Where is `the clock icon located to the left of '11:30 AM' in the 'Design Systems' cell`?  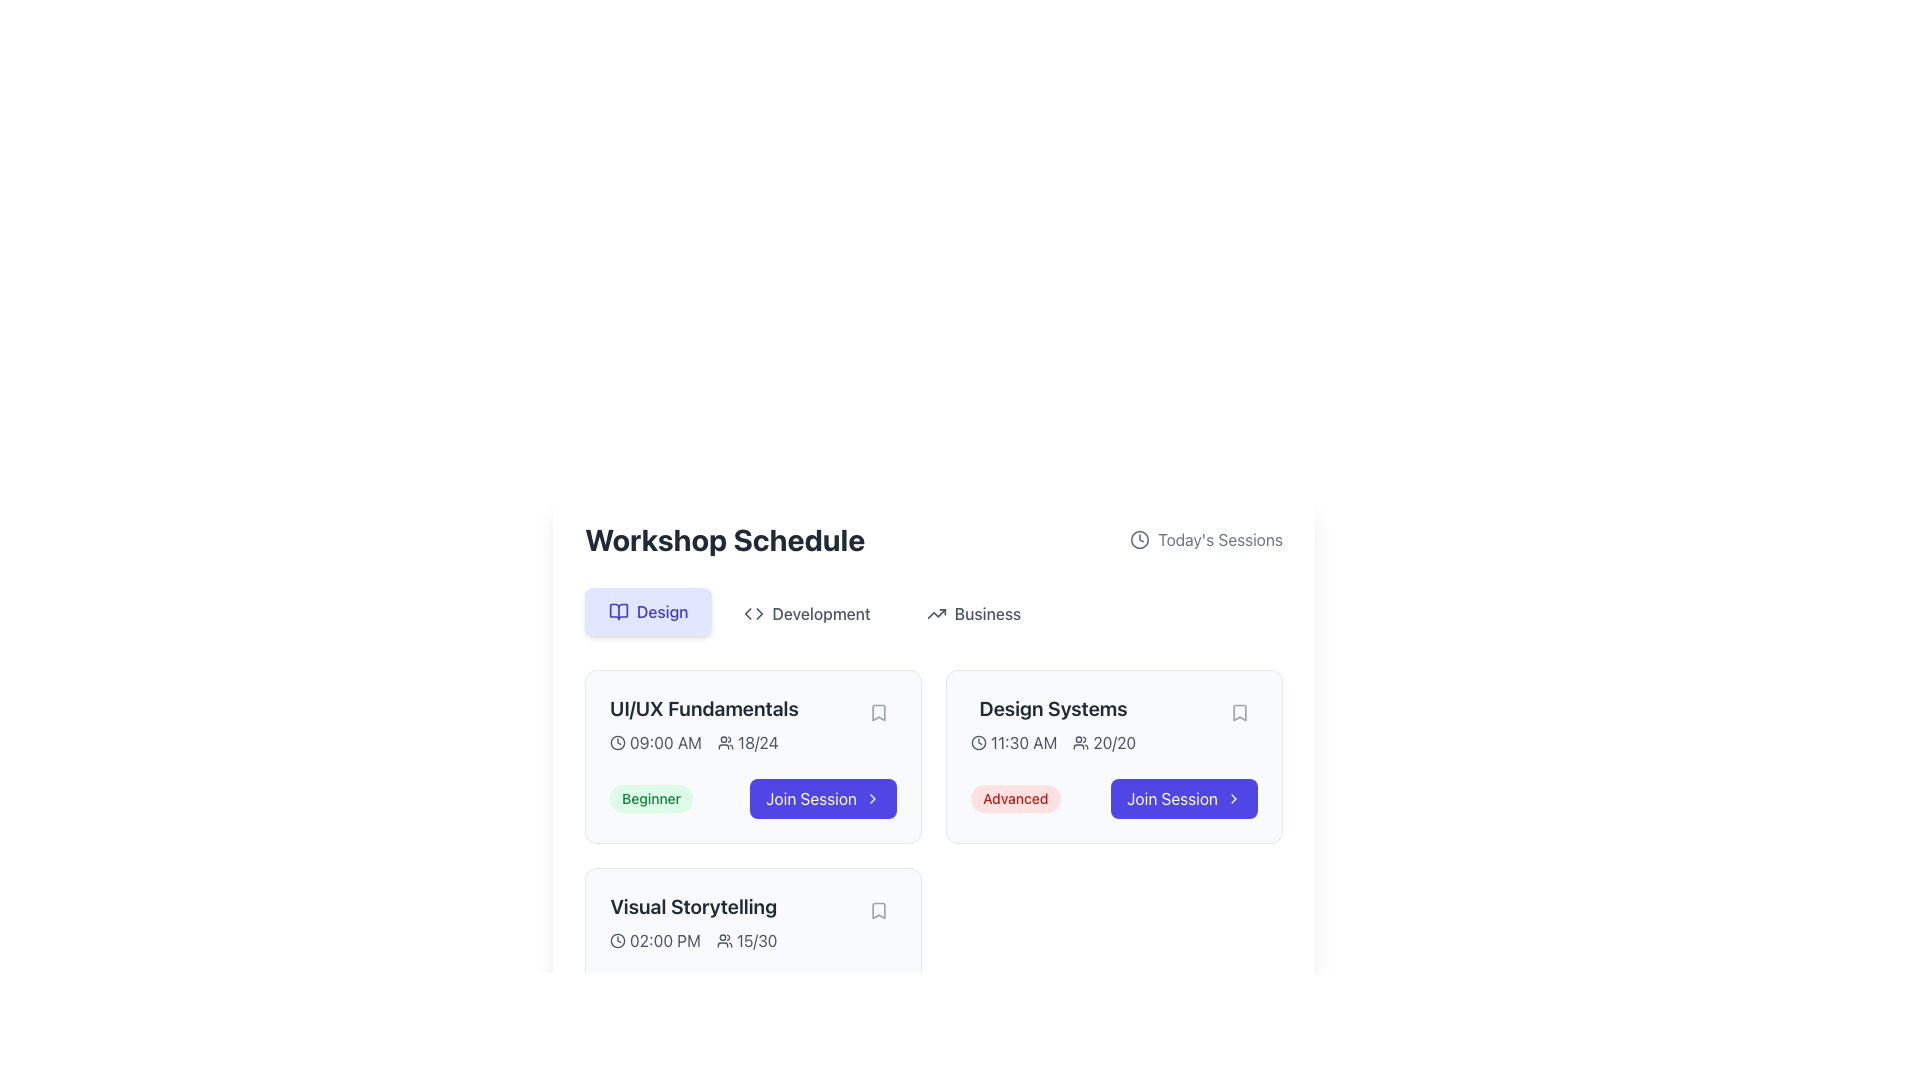
the clock icon located to the left of '11:30 AM' in the 'Design Systems' cell is located at coordinates (979, 743).